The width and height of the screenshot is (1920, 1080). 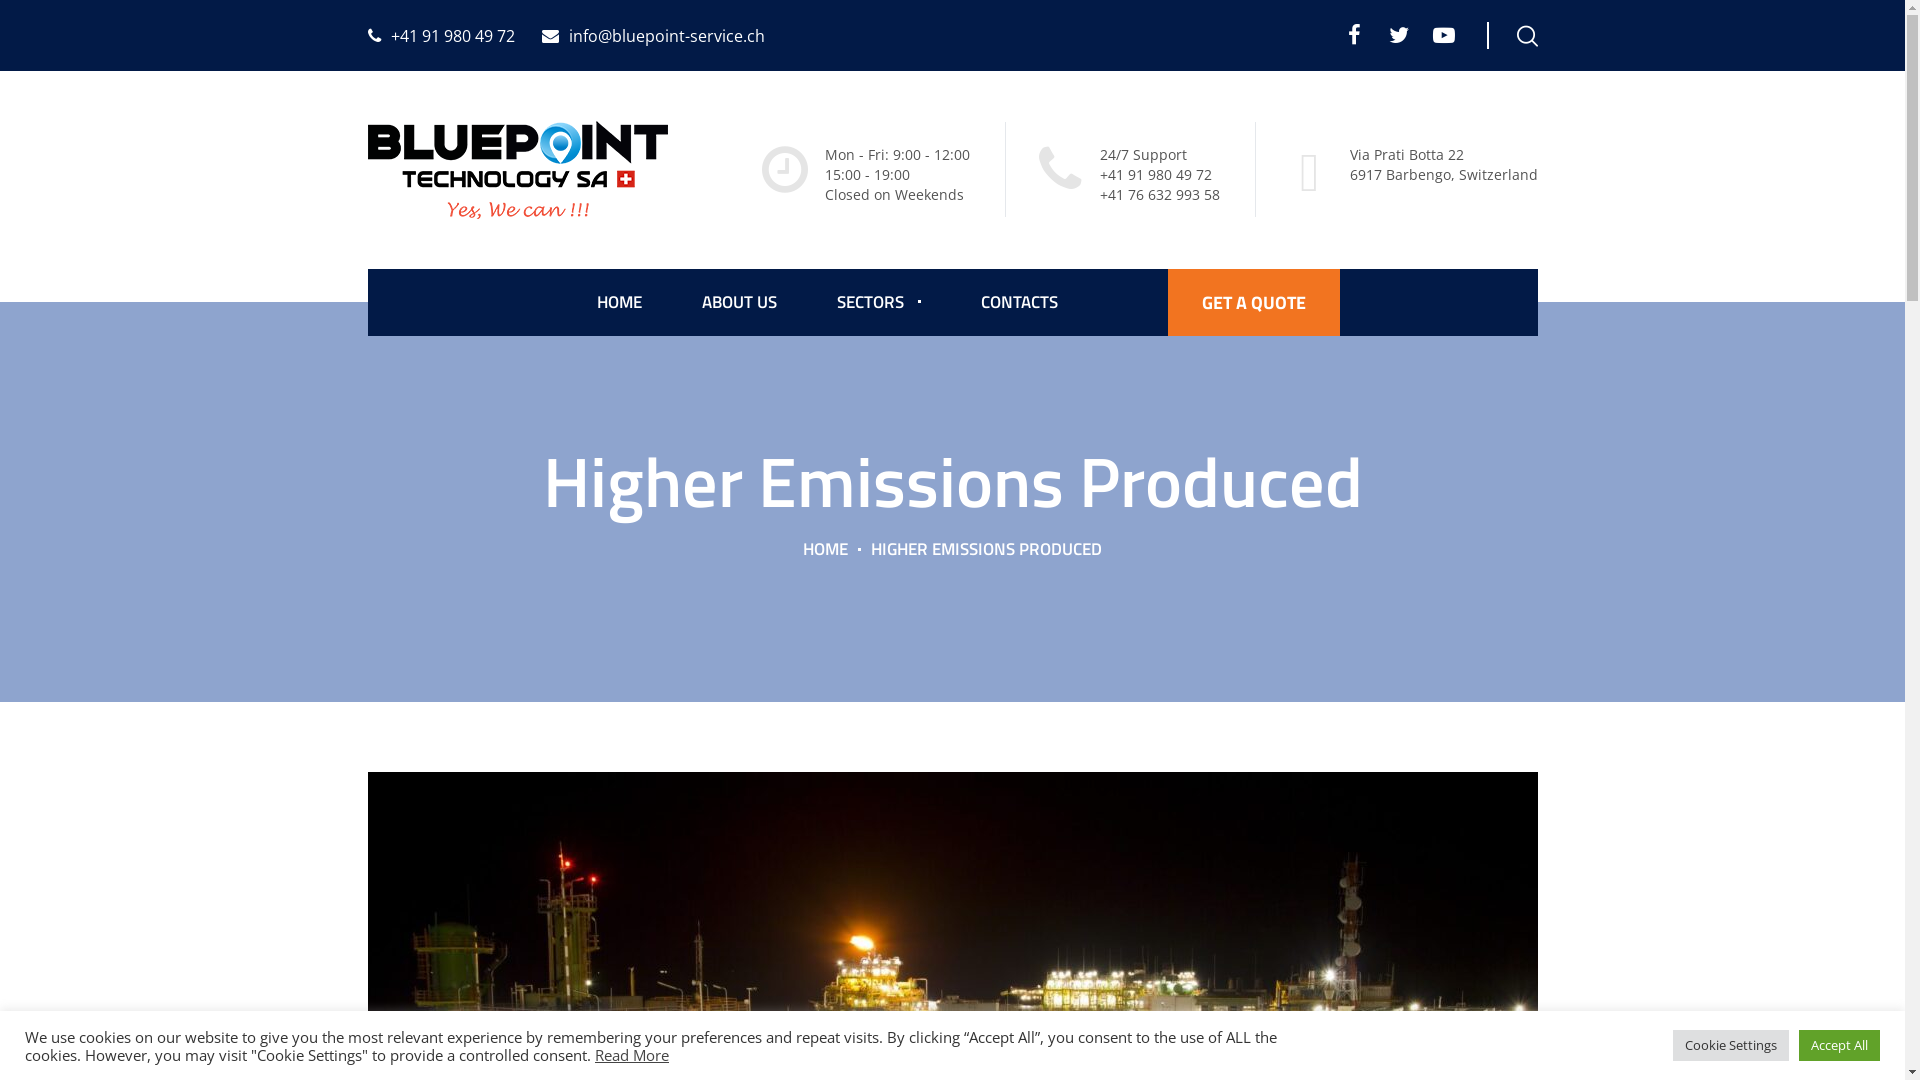 I want to click on 'HOME', so click(x=802, y=548).